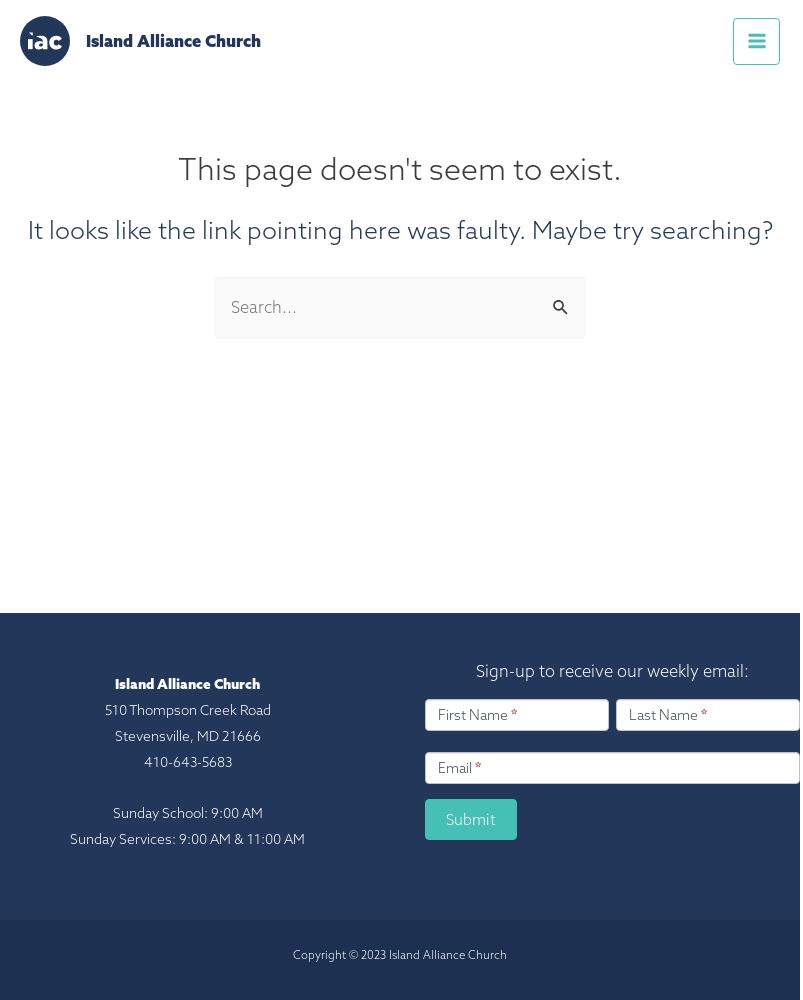 This screenshot has height=1000, width=803. Describe the element at coordinates (142, 762) in the screenshot. I see `'410-643-5683'` at that location.